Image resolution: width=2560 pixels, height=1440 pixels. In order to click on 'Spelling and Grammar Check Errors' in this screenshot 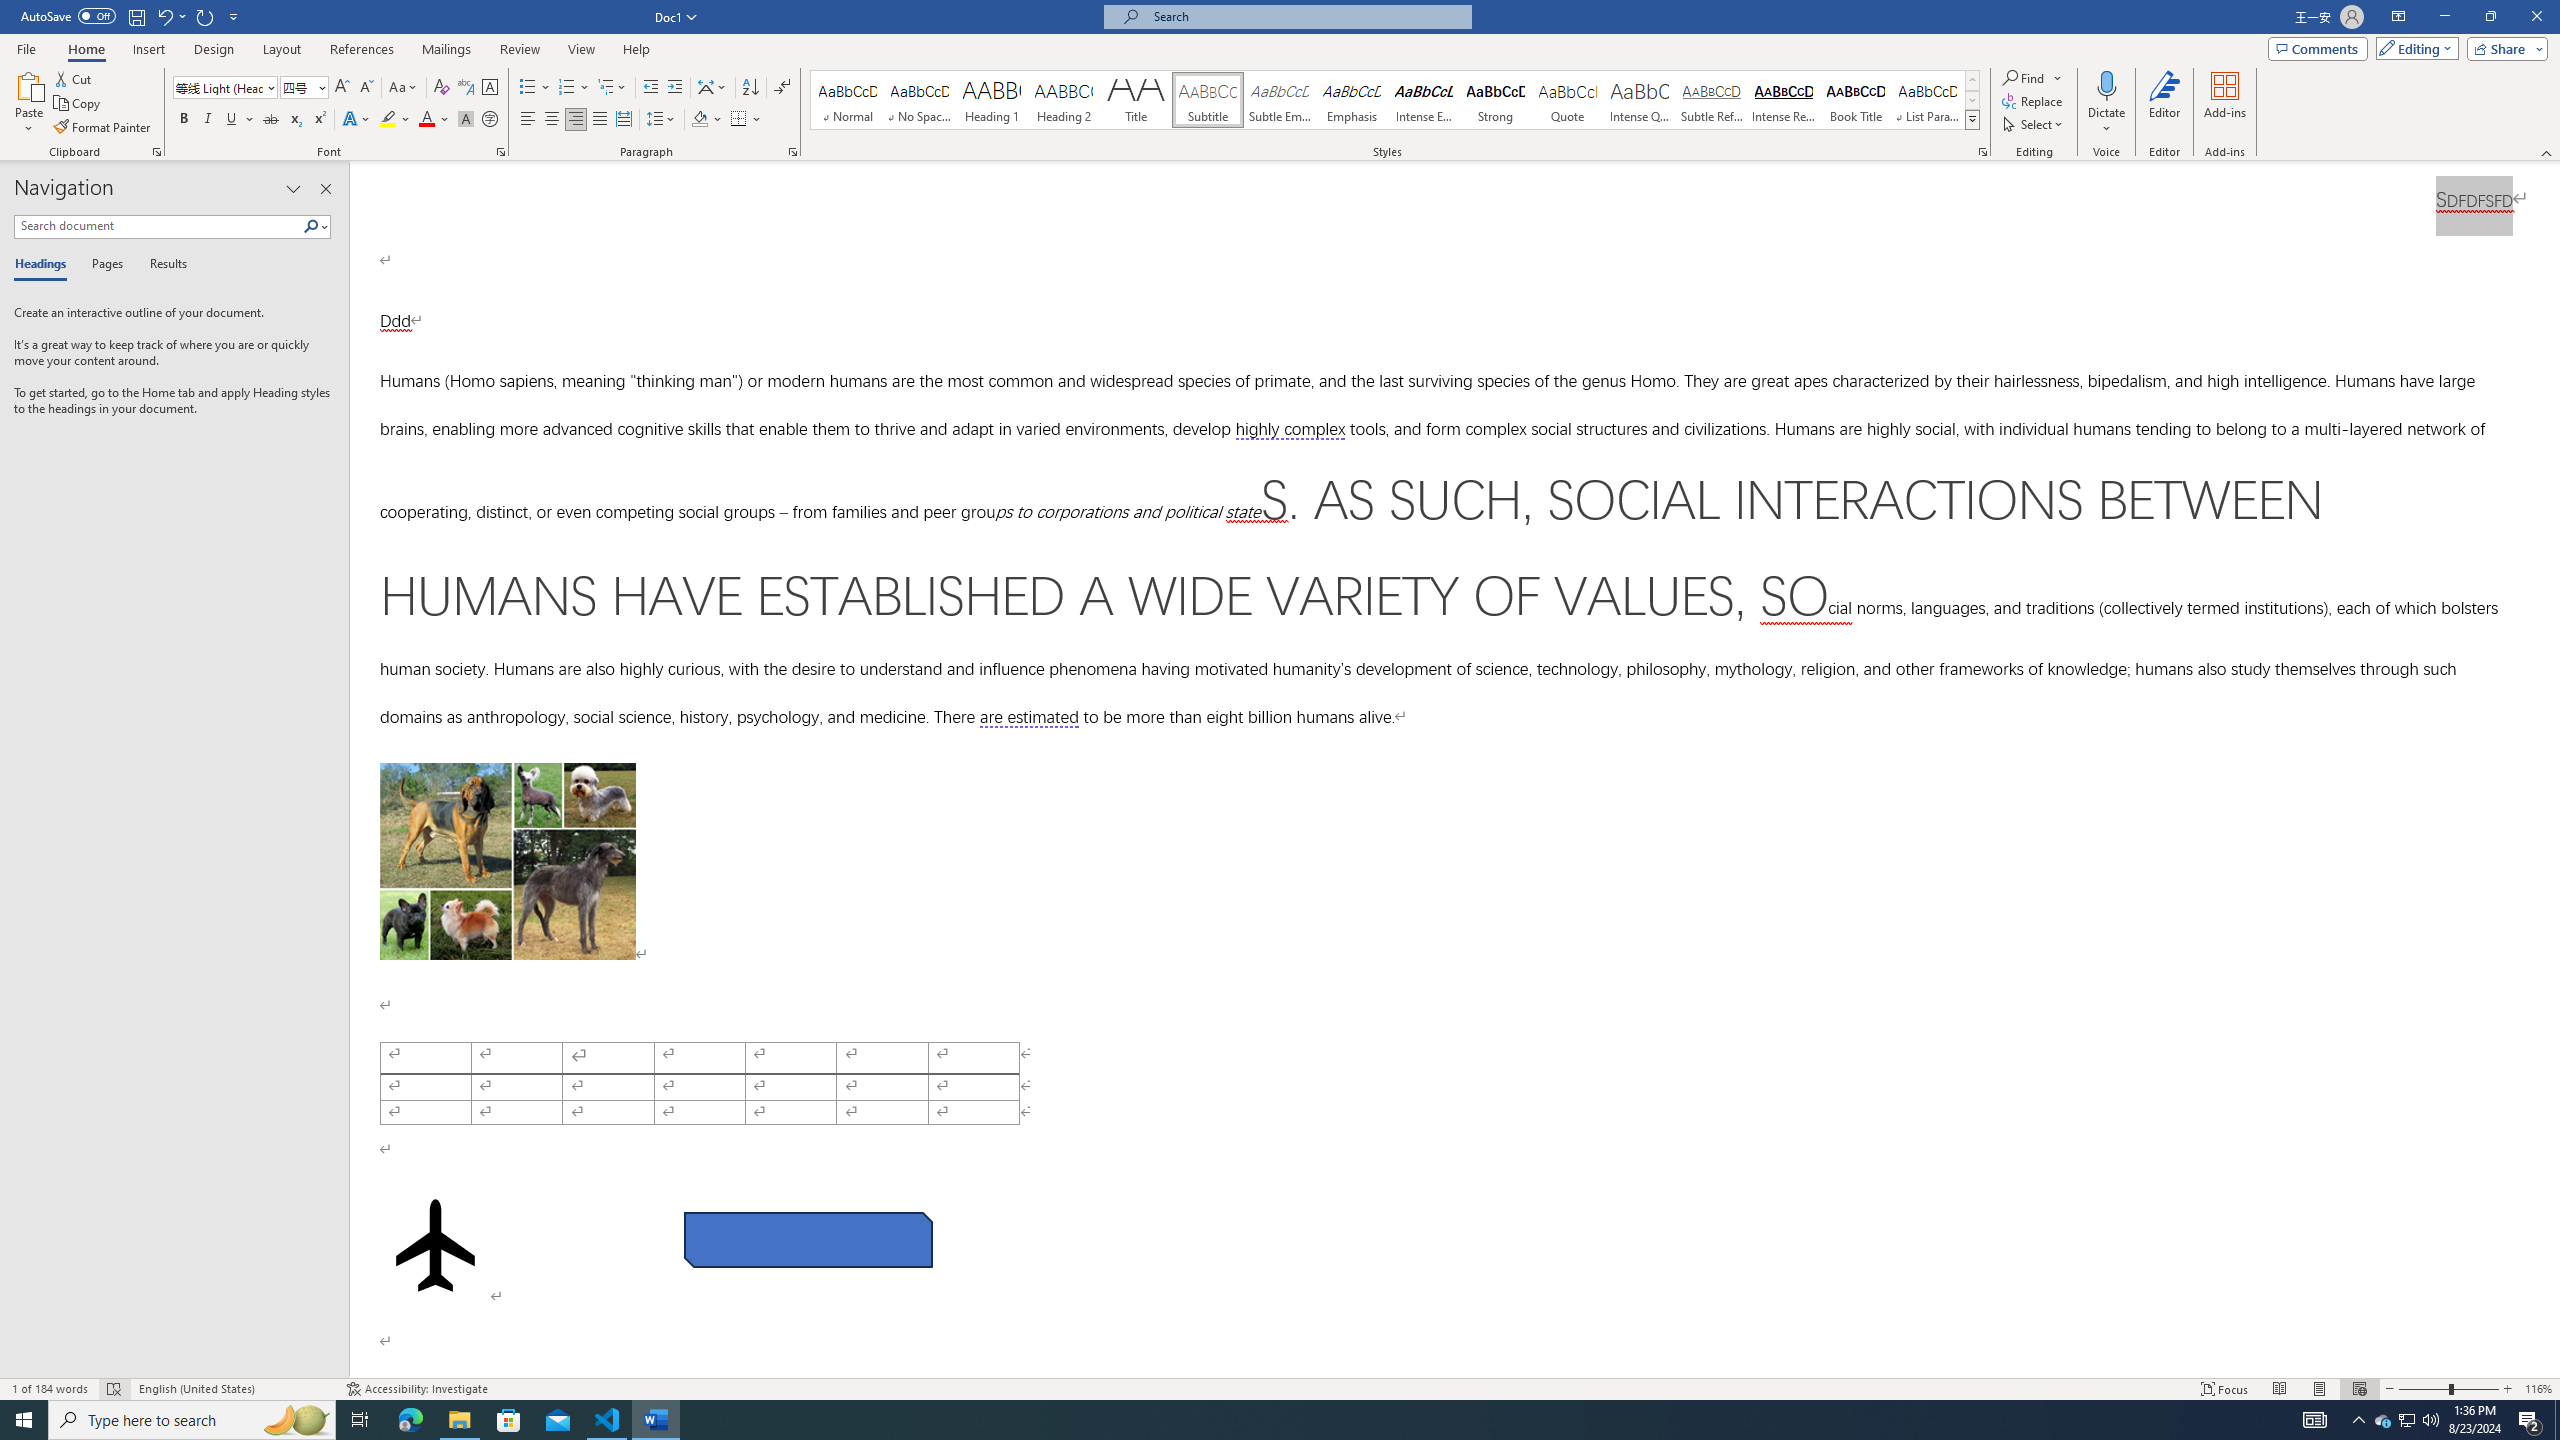, I will do `click(114, 1389)`.